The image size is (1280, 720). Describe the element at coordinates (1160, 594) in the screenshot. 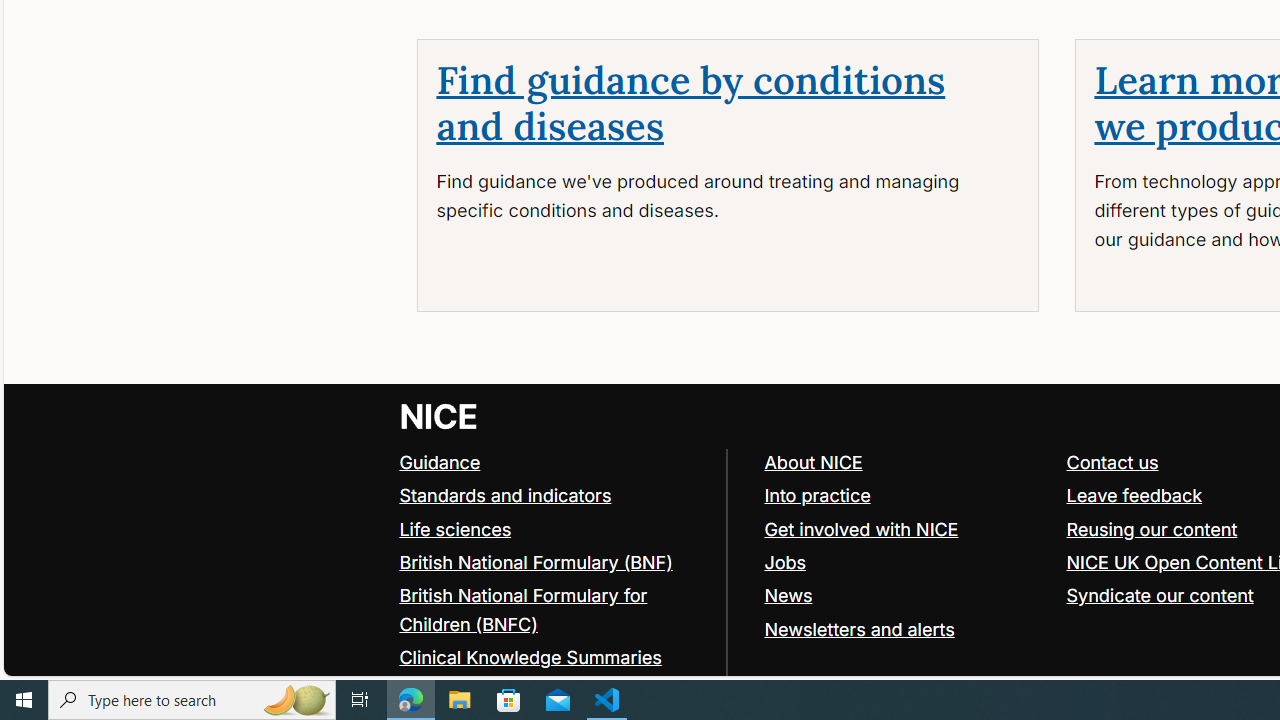

I see `'Syndicate our content'` at that location.